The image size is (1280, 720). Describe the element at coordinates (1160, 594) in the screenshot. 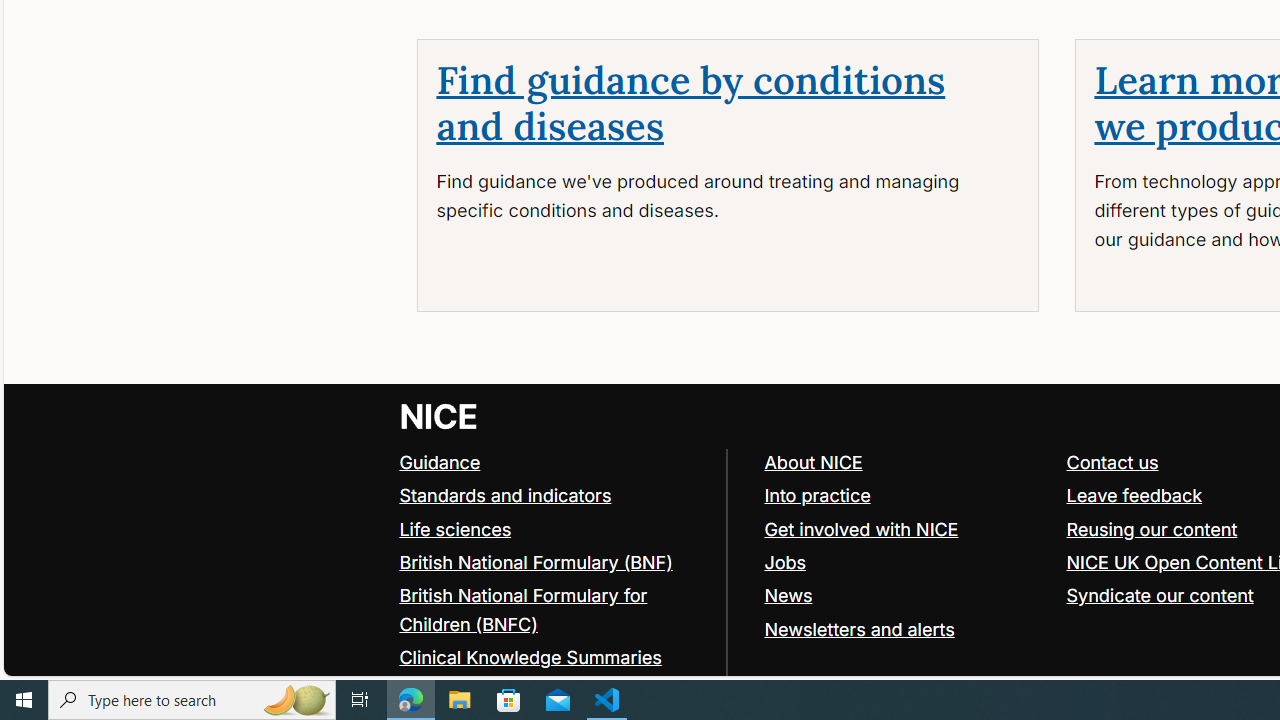

I see `'Syndicate our content'` at that location.